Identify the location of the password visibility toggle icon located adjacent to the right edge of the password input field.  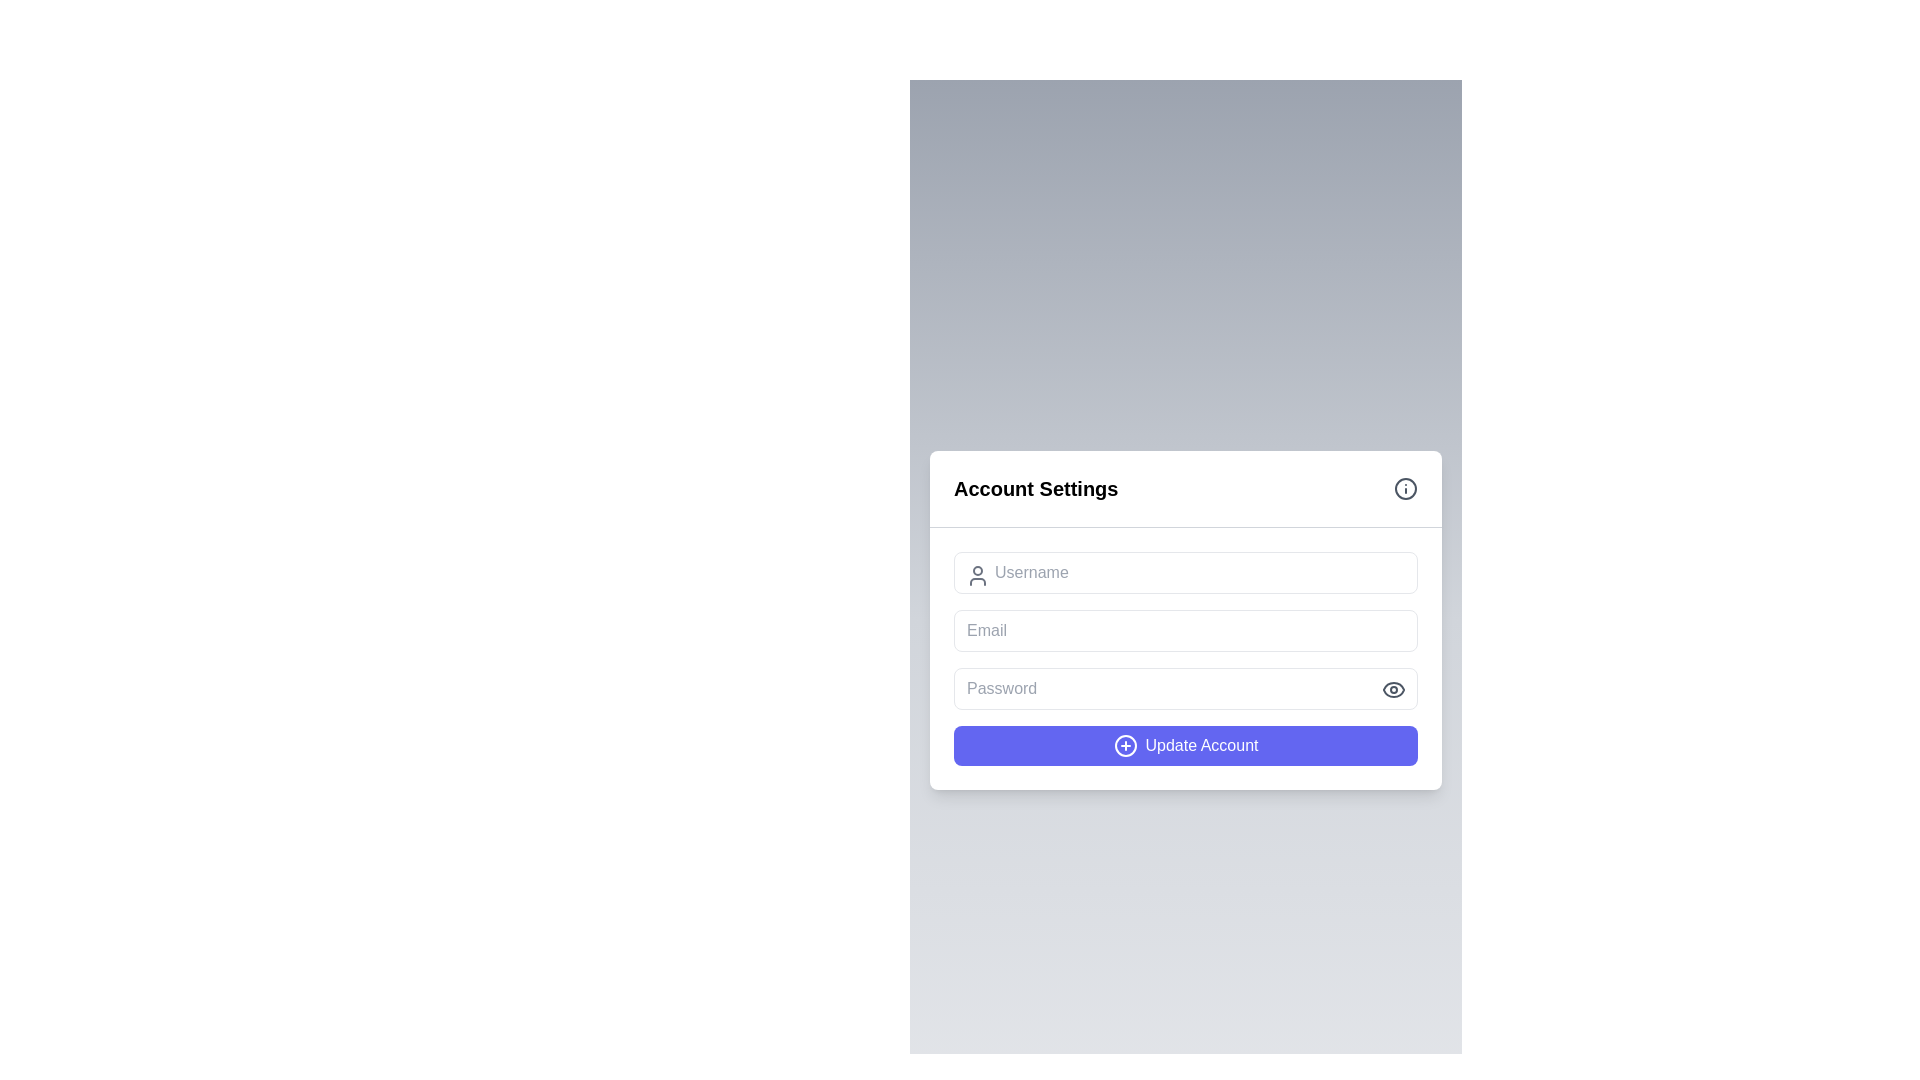
(1392, 688).